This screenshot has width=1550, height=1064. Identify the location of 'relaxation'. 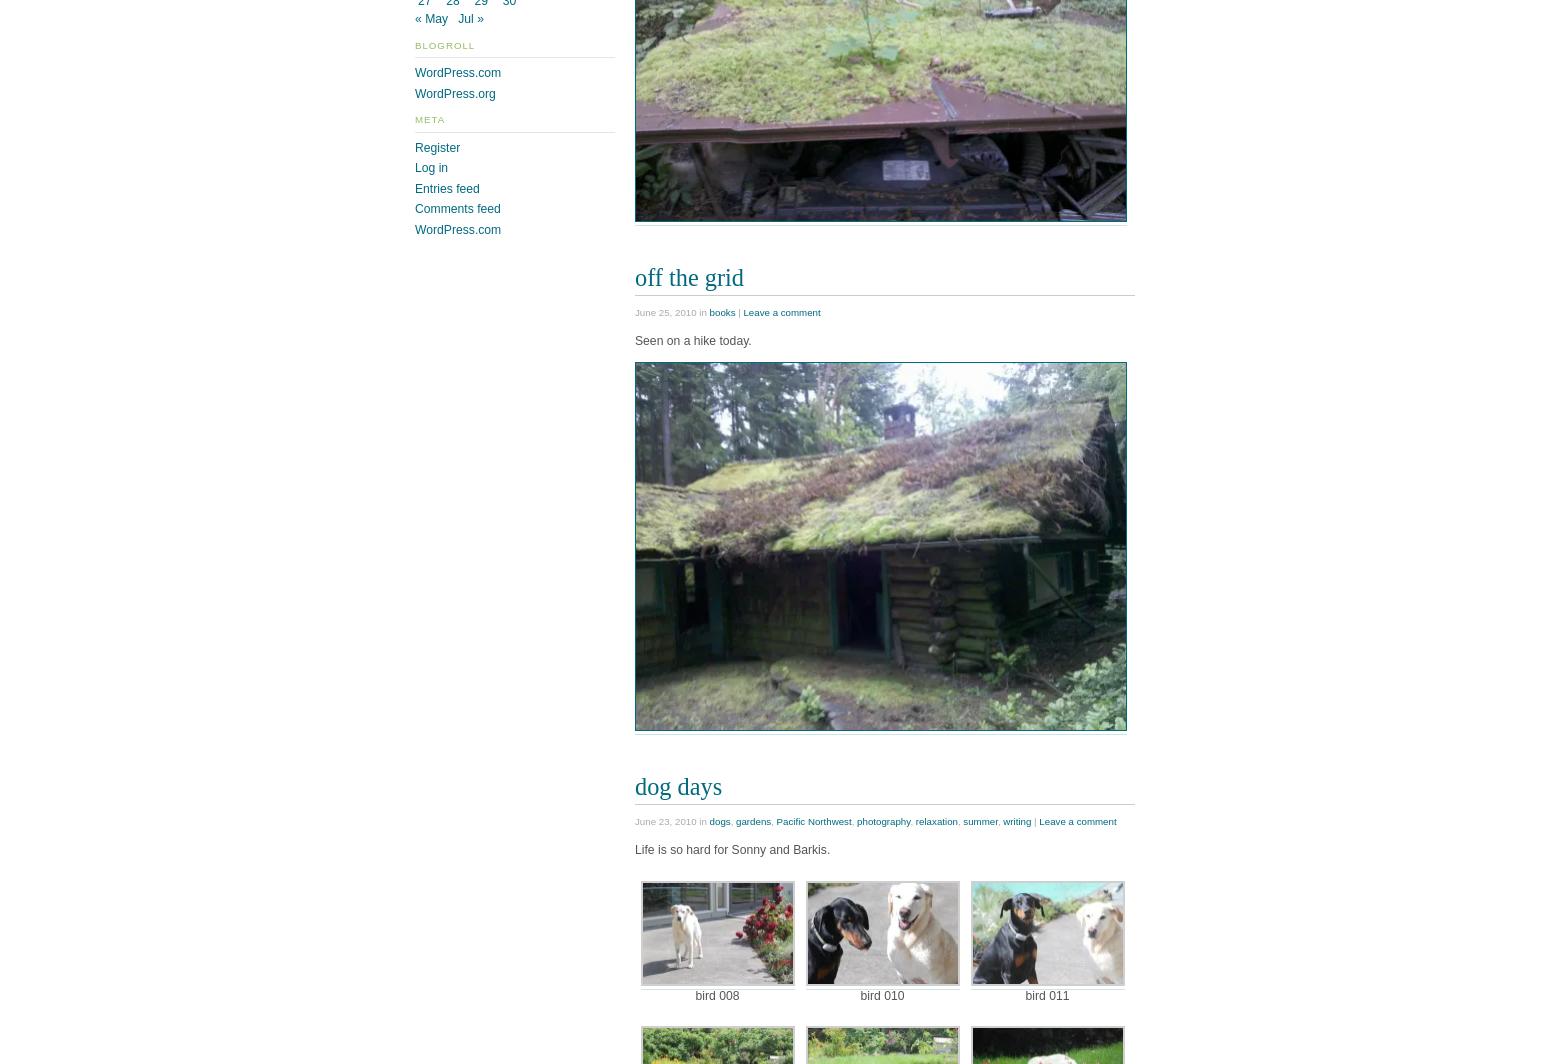
(935, 820).